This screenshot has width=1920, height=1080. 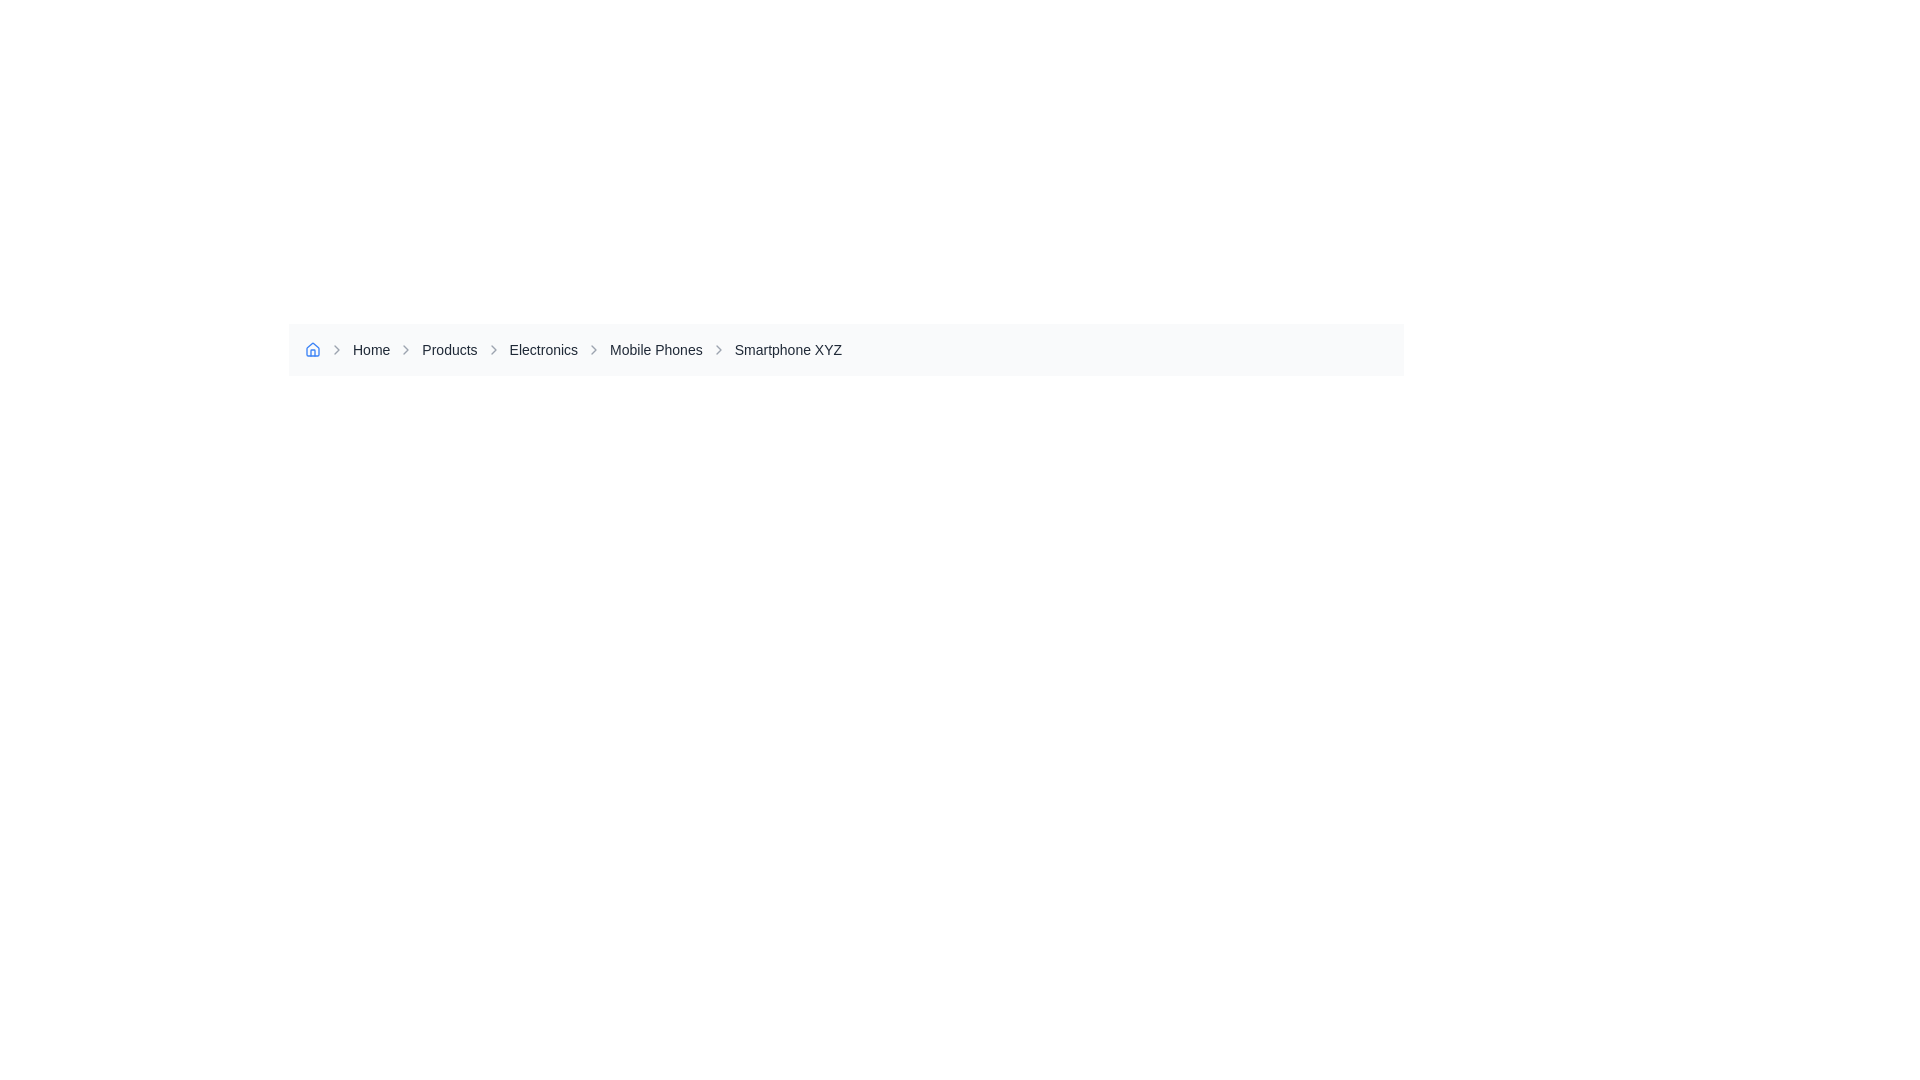 I want to click on the 'Home' hyperlink in the breadcrumb navigation, which is styled in gray and turns blue on hover, positioned between the house icon and the chevron icon, so click(x=359, y=349).